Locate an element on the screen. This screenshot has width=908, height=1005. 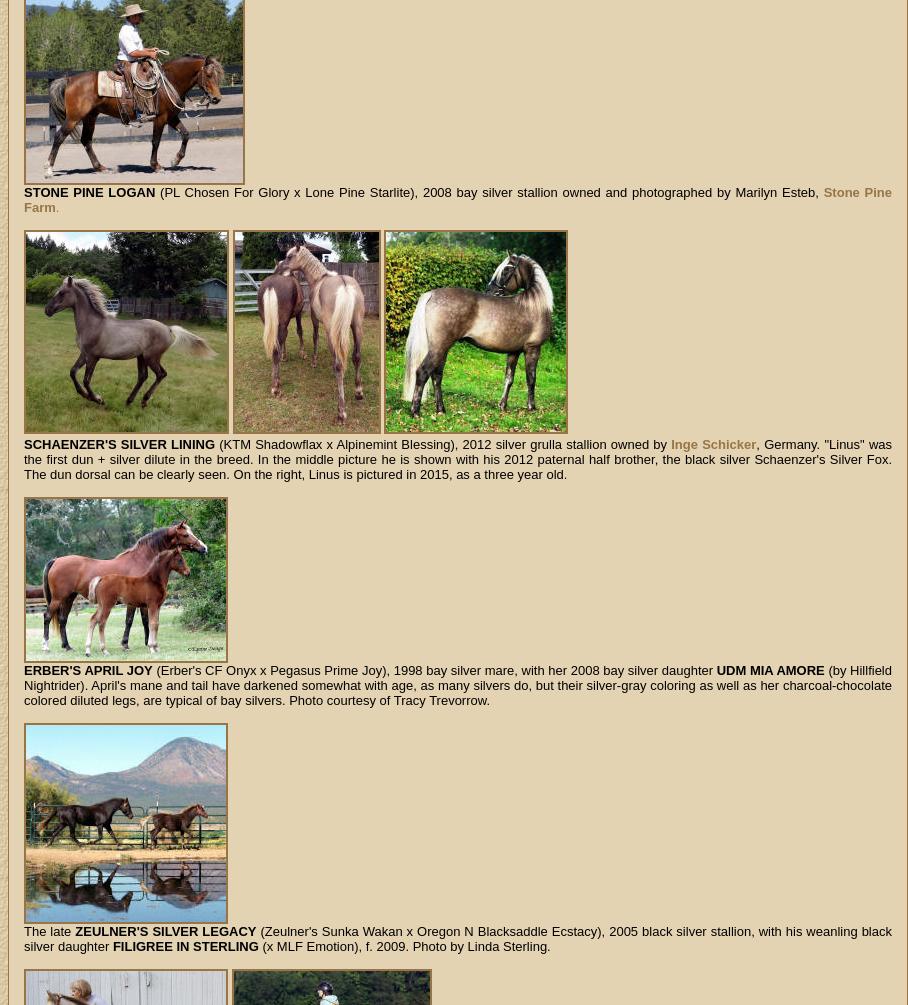
'(Zeulner's Sunka Wakan x Oregon N Blacksaddle Ecstacy), 2005 black silver stallion, with his weanling black silver daughter' is located at coordinates (456, 937).